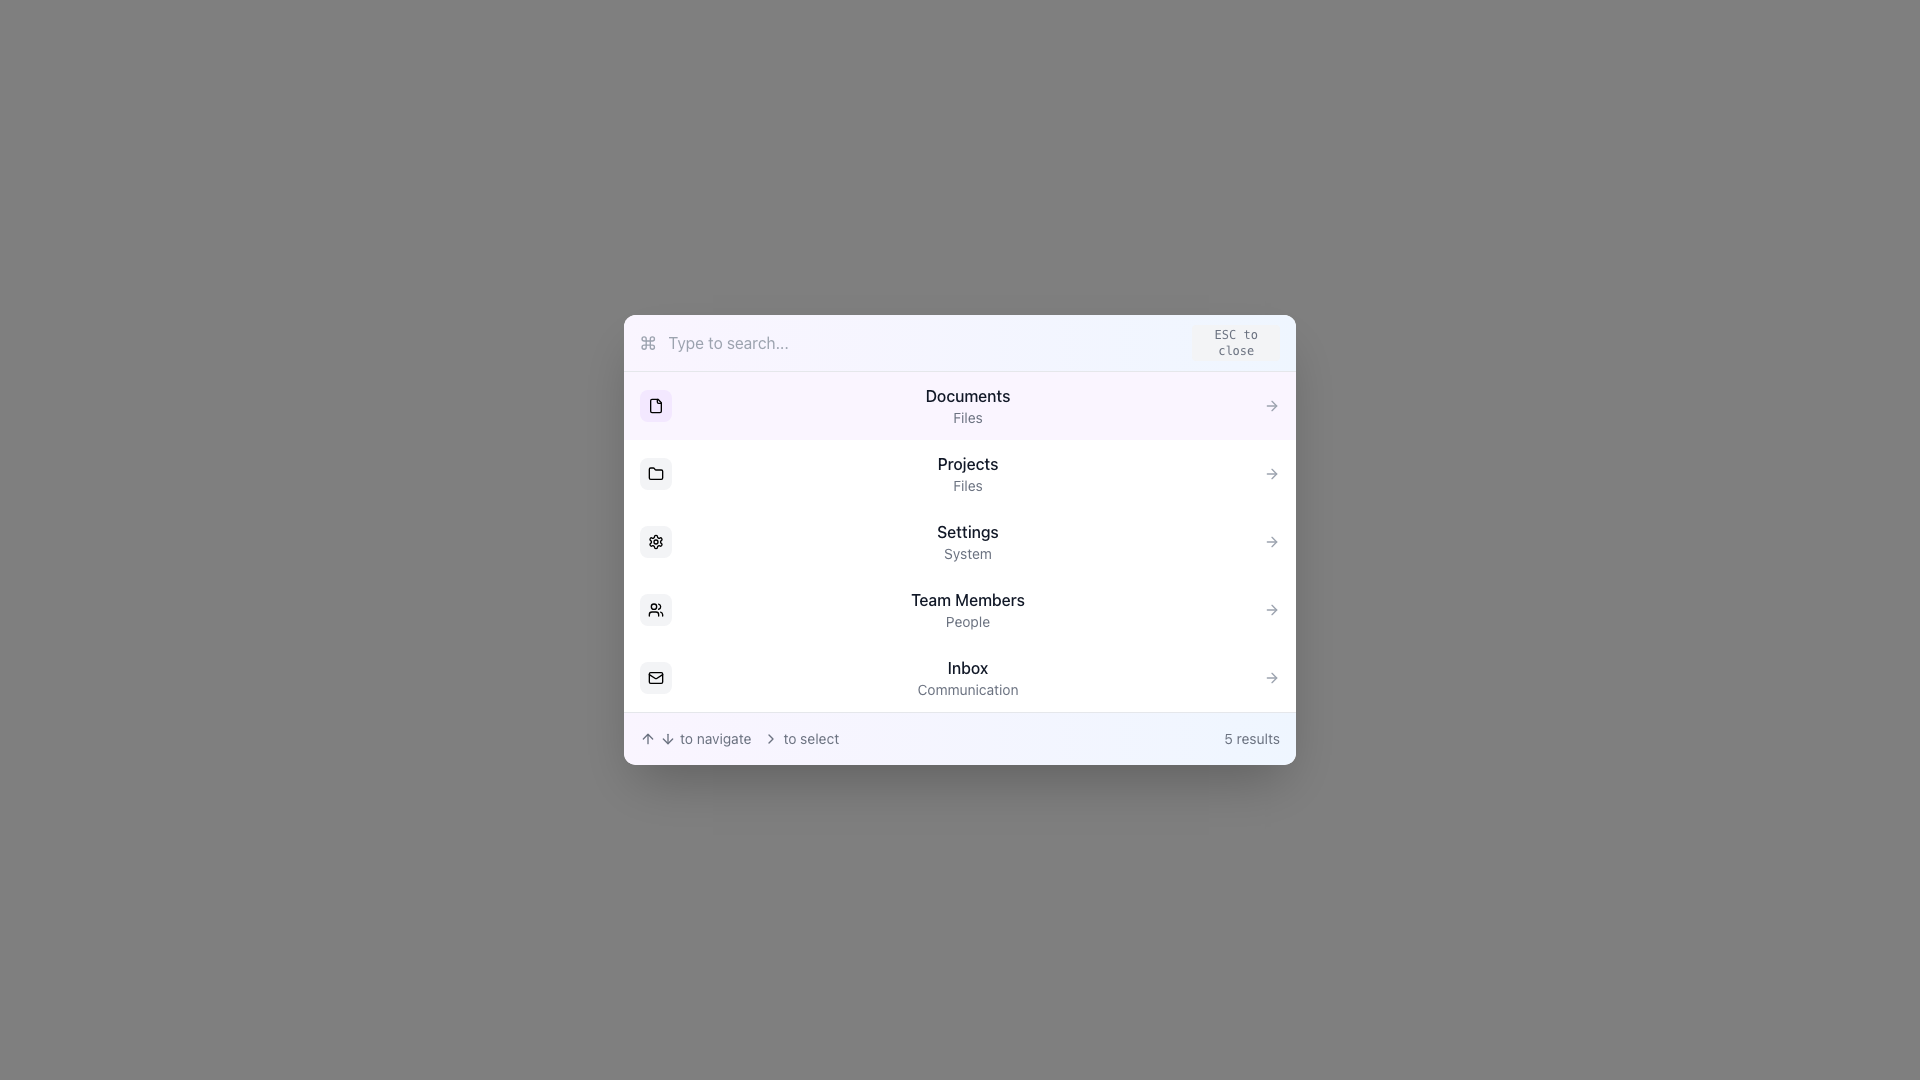 The image size is (1920, 1080). I want to click on the icons and text for navigation guidance on the Informational panel located at the bottom of the interface, so click(960, 737).